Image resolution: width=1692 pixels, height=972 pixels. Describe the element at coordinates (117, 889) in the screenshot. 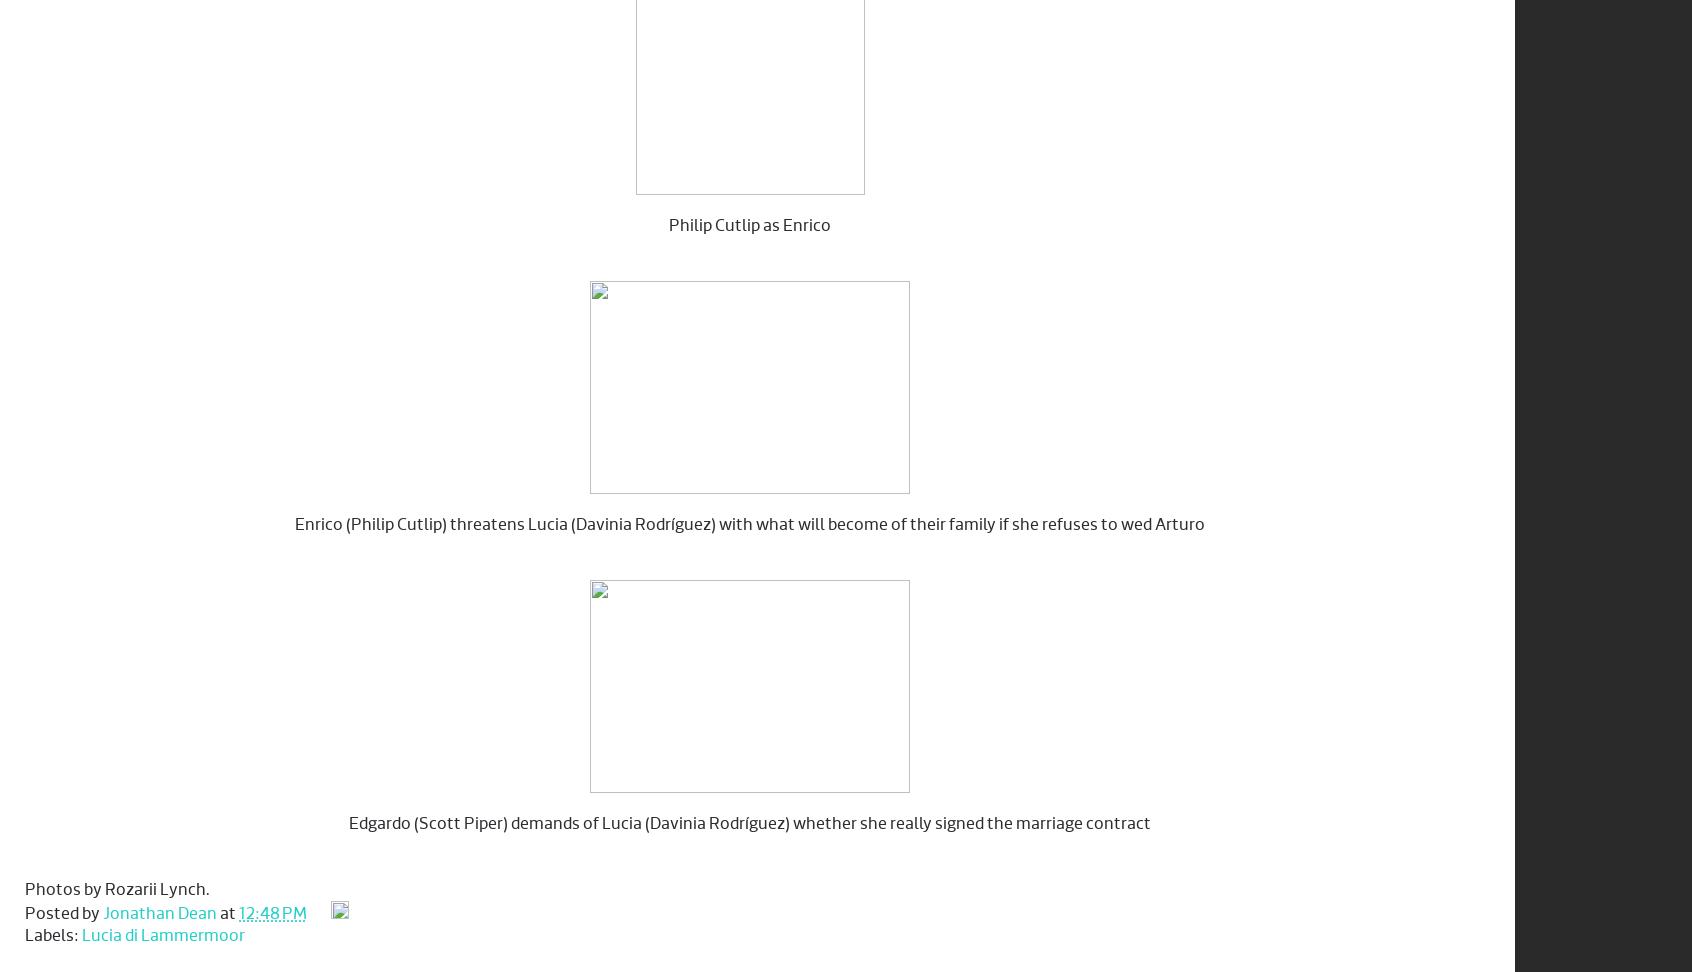

I see `'Photos by Rozarii Lynch.'` at that location.